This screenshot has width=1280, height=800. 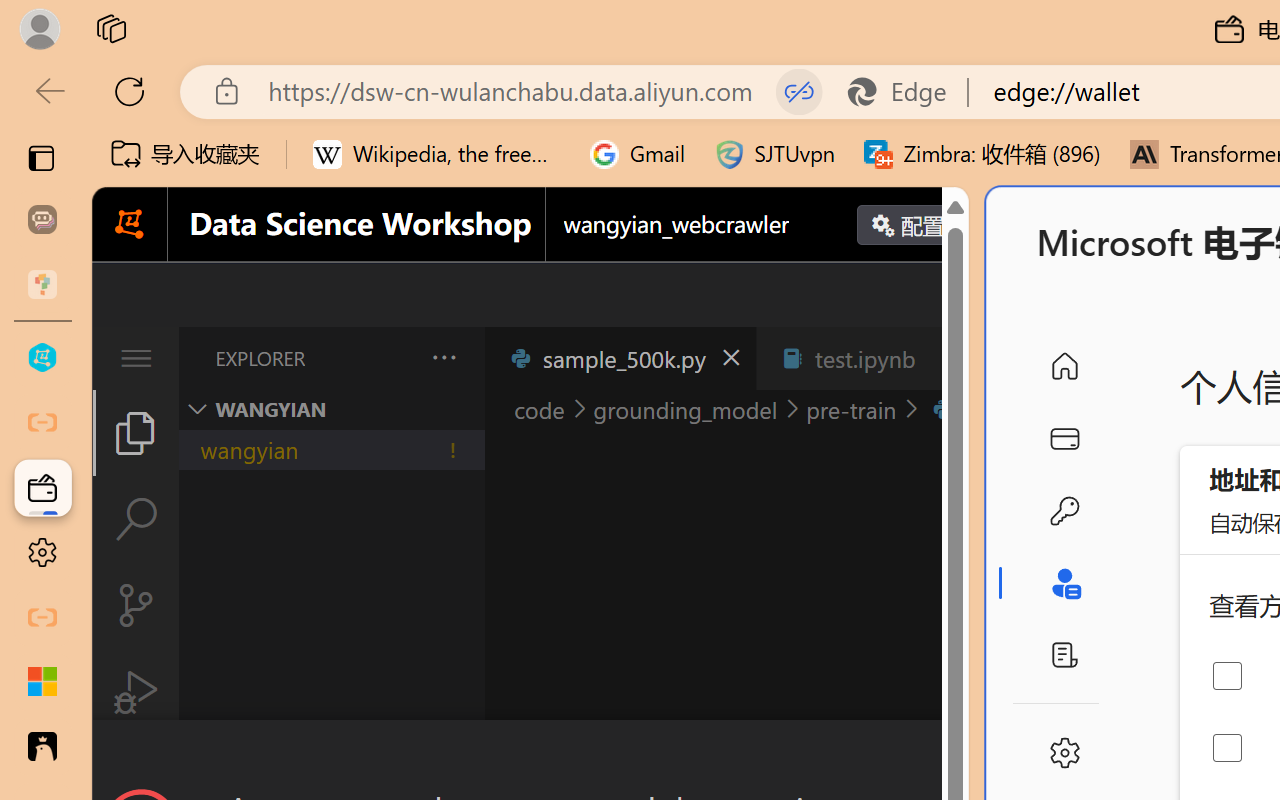 I want to click on 'Tab actions', so click(x=944, y=358).